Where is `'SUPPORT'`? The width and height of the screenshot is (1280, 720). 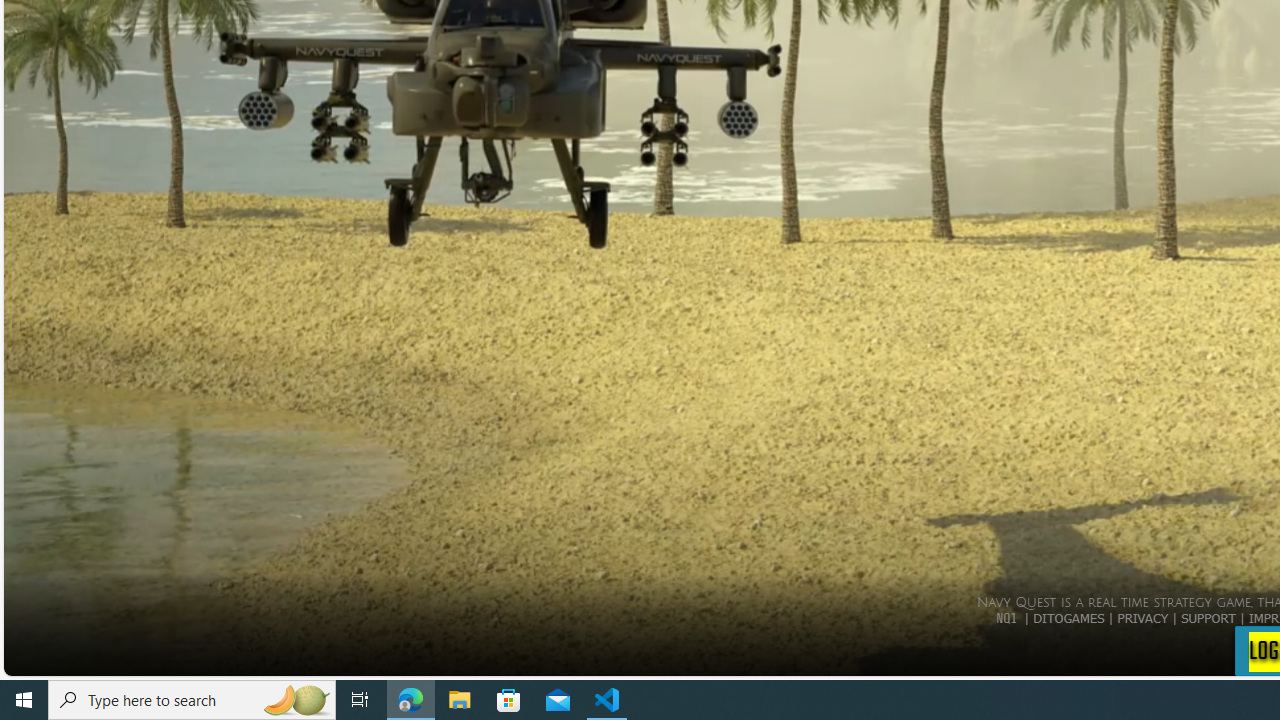 'SUPPORT' is located at coordinates (1207, 616).